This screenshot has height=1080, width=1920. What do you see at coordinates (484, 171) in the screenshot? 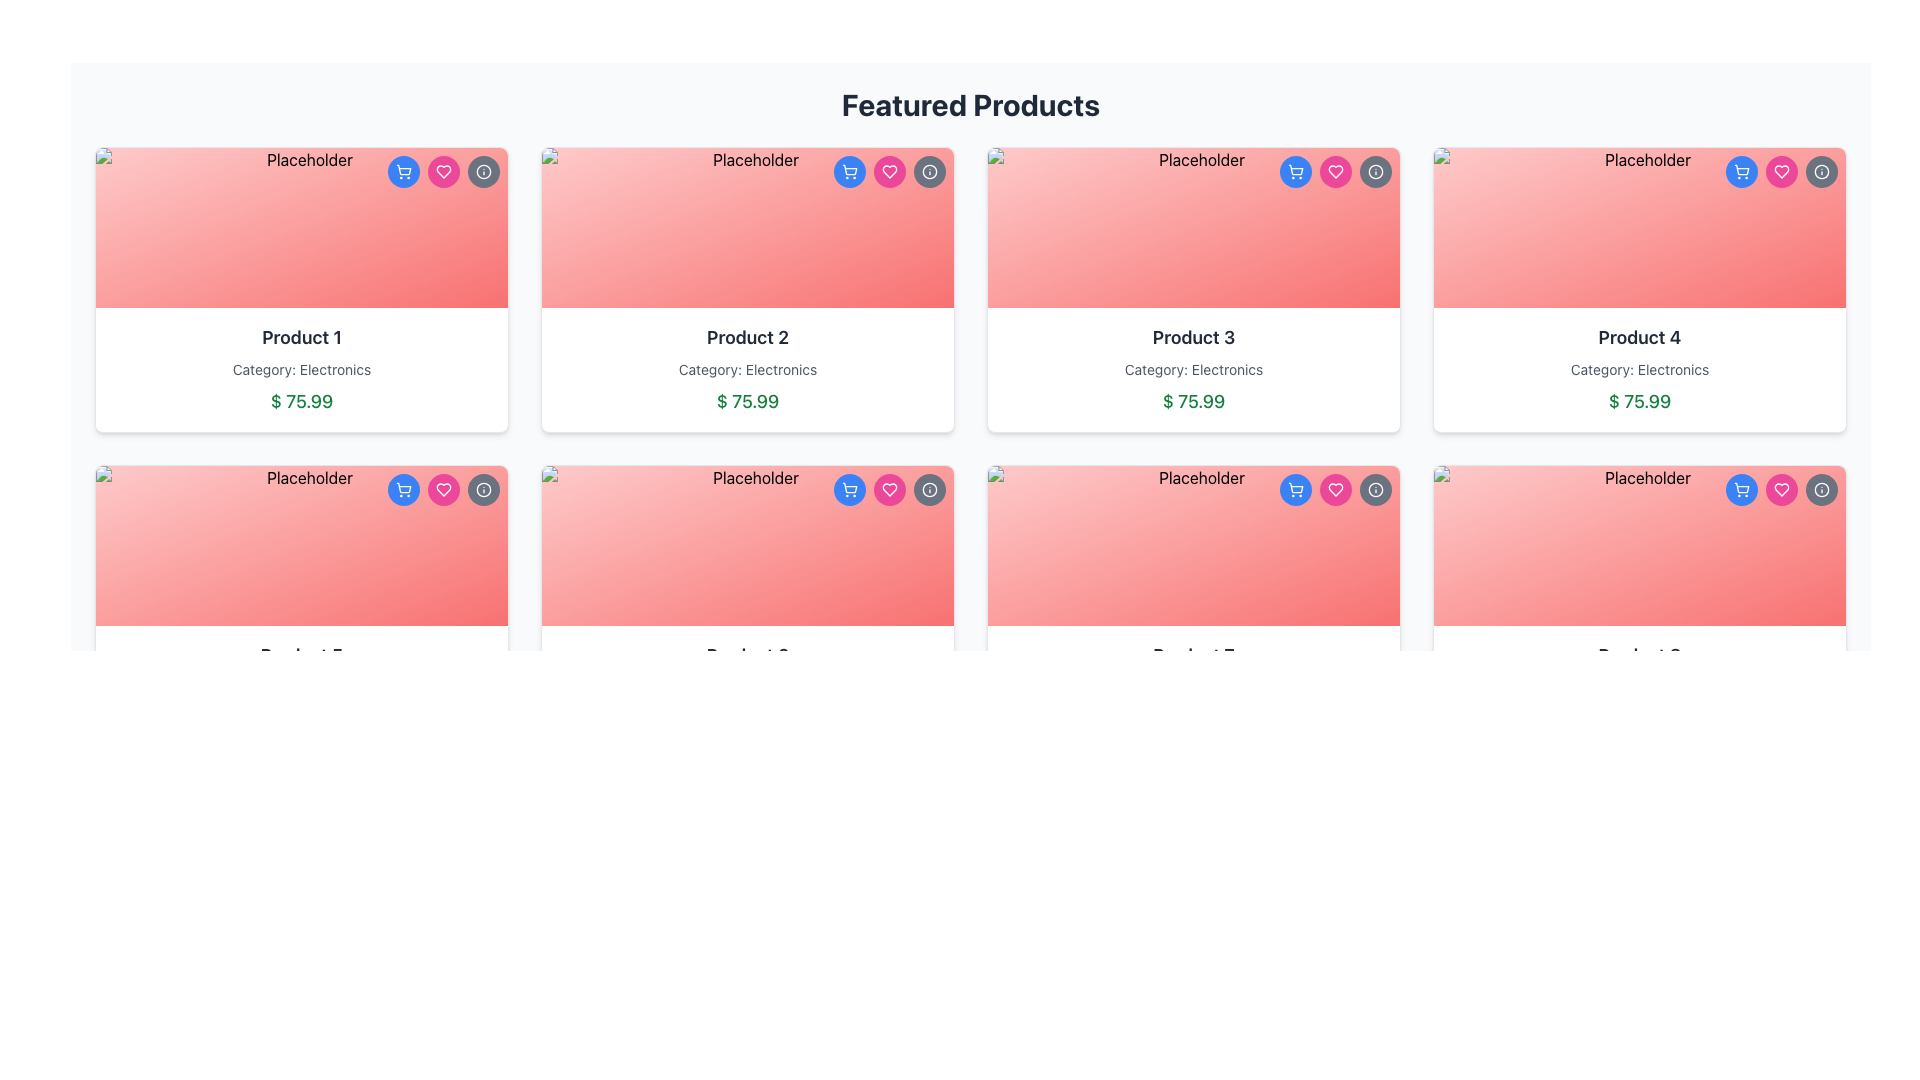
I see `outermost SVG circle element of the 'info' icon located in the top-right corner of the 'Product 1' card` at bounding box center [484, 171].